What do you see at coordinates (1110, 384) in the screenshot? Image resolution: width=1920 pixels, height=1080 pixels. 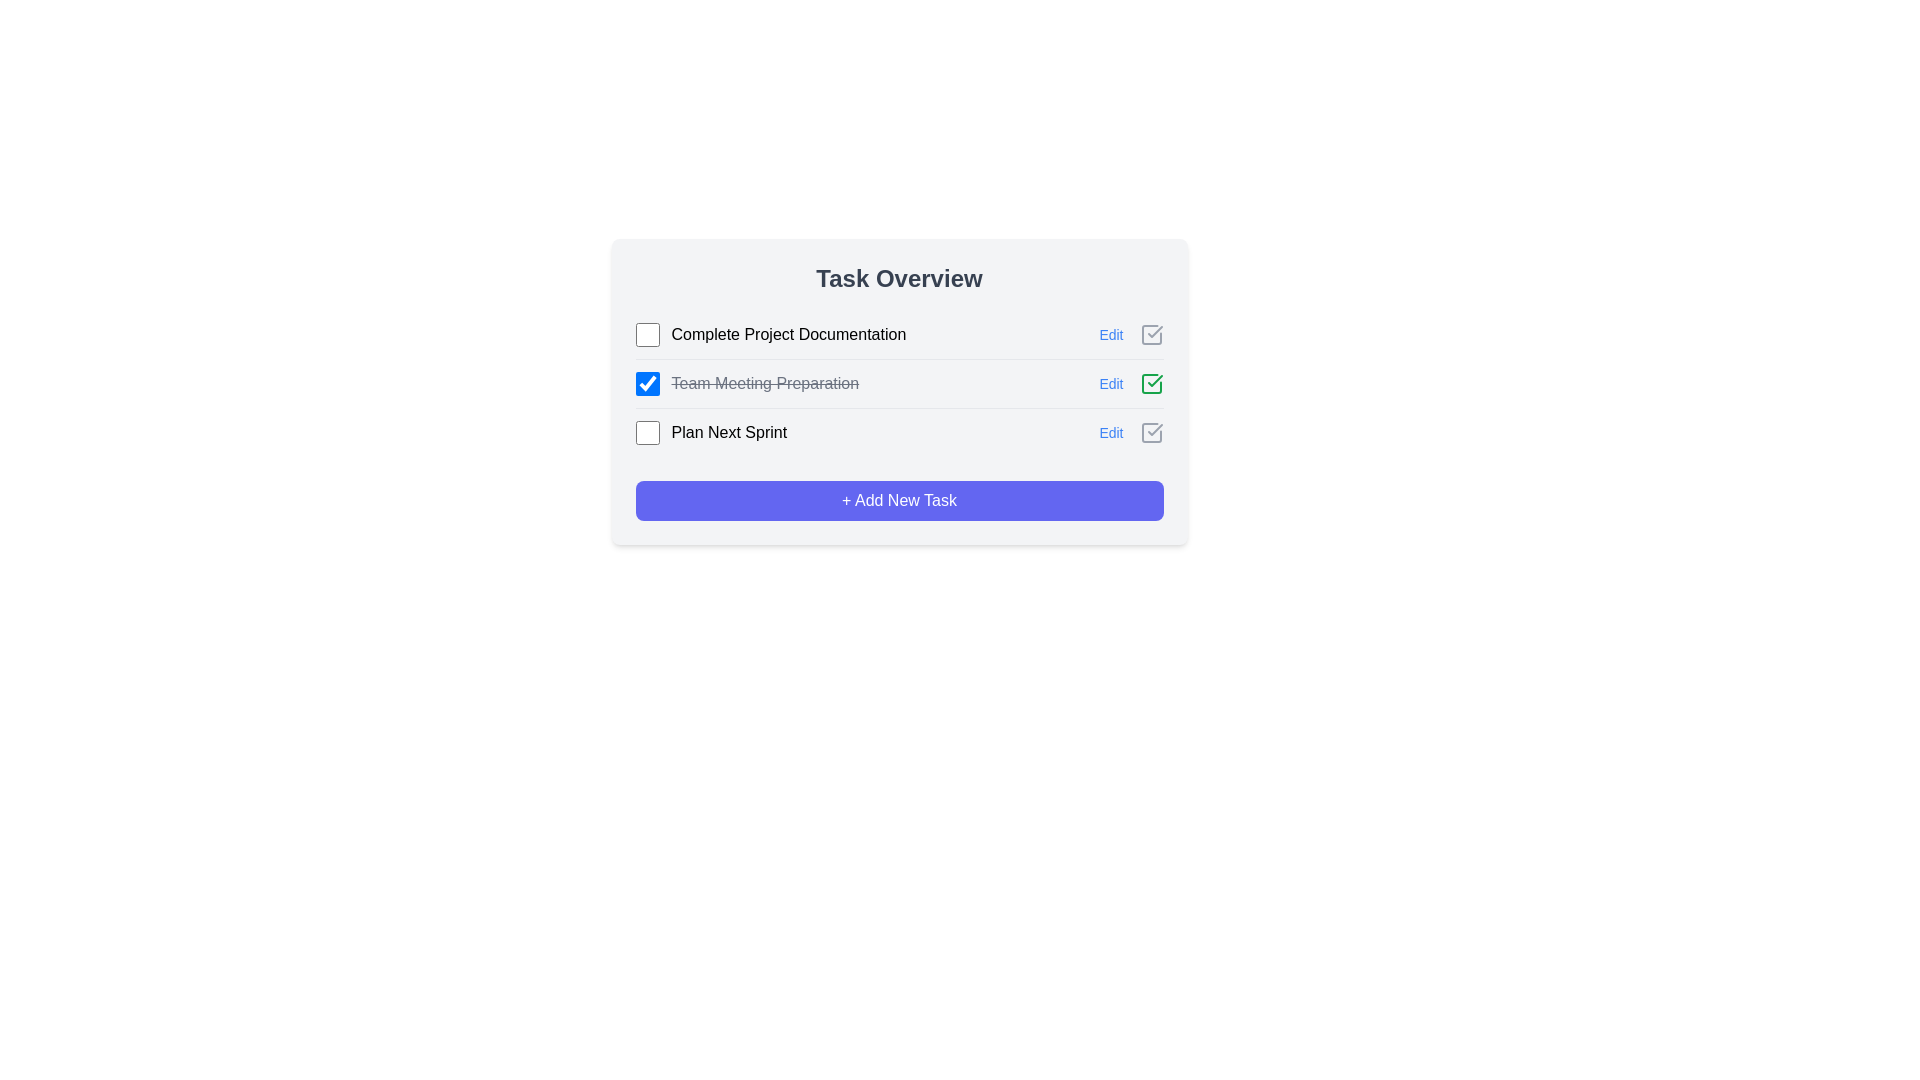 I see `'Edit' button for the task Team Meeting Preparation` at bounding box center [1110, 384].